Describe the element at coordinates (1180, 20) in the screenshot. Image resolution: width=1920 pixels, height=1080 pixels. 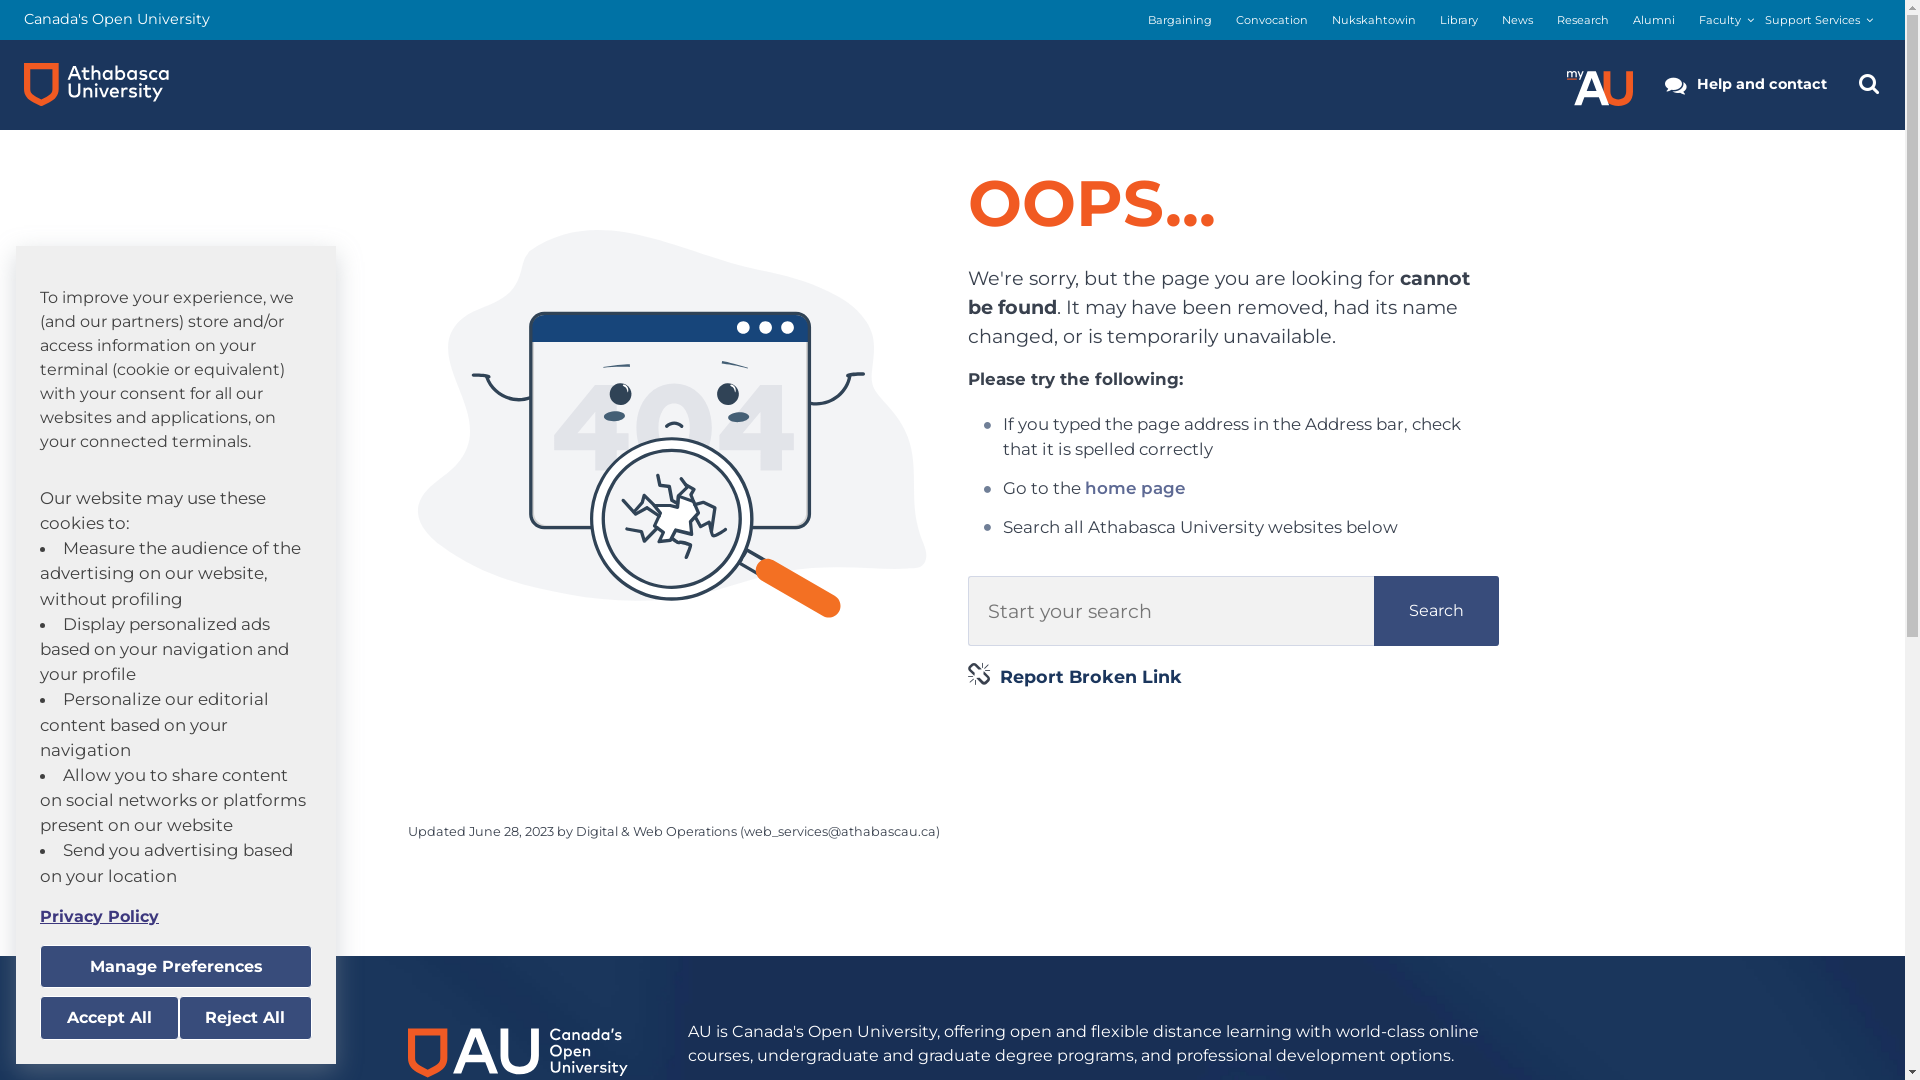
I see `'Bargaining'` at that location.